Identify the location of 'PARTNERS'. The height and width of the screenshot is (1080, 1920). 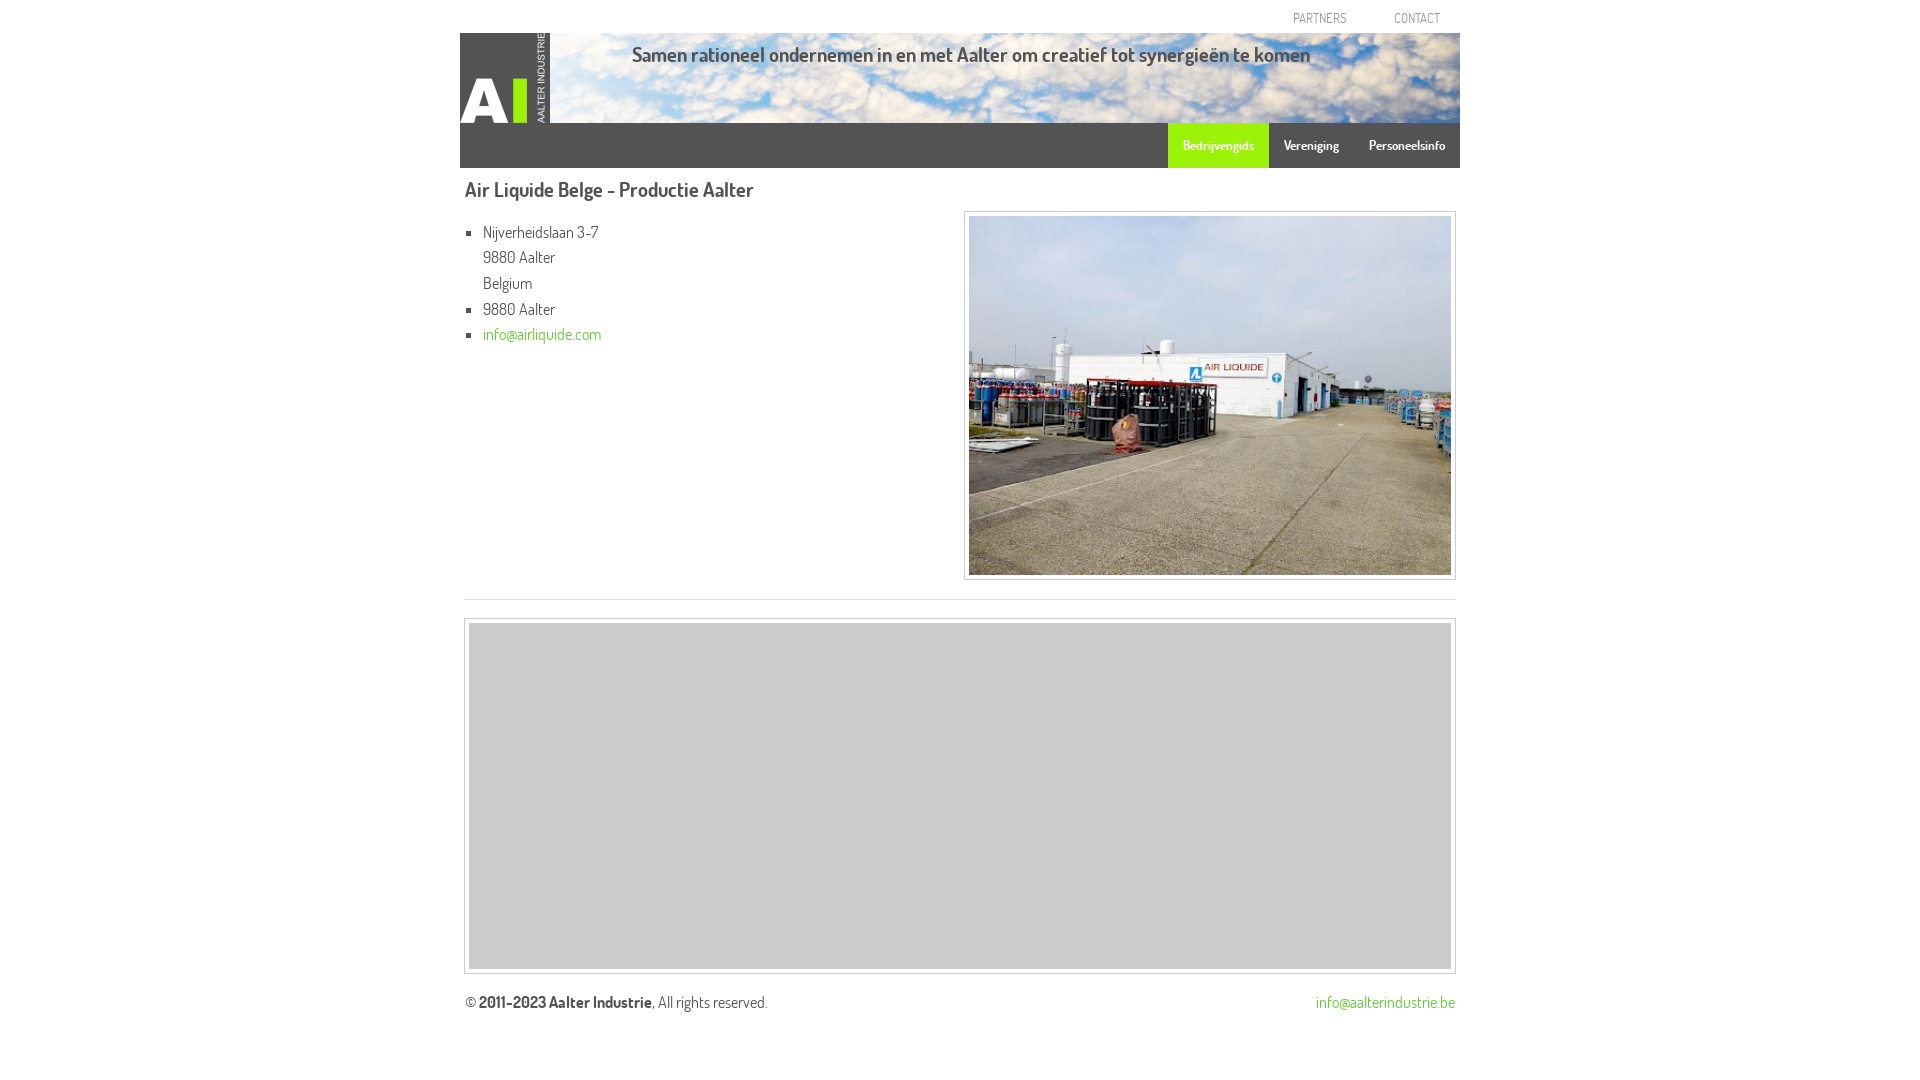
(1319, 18).